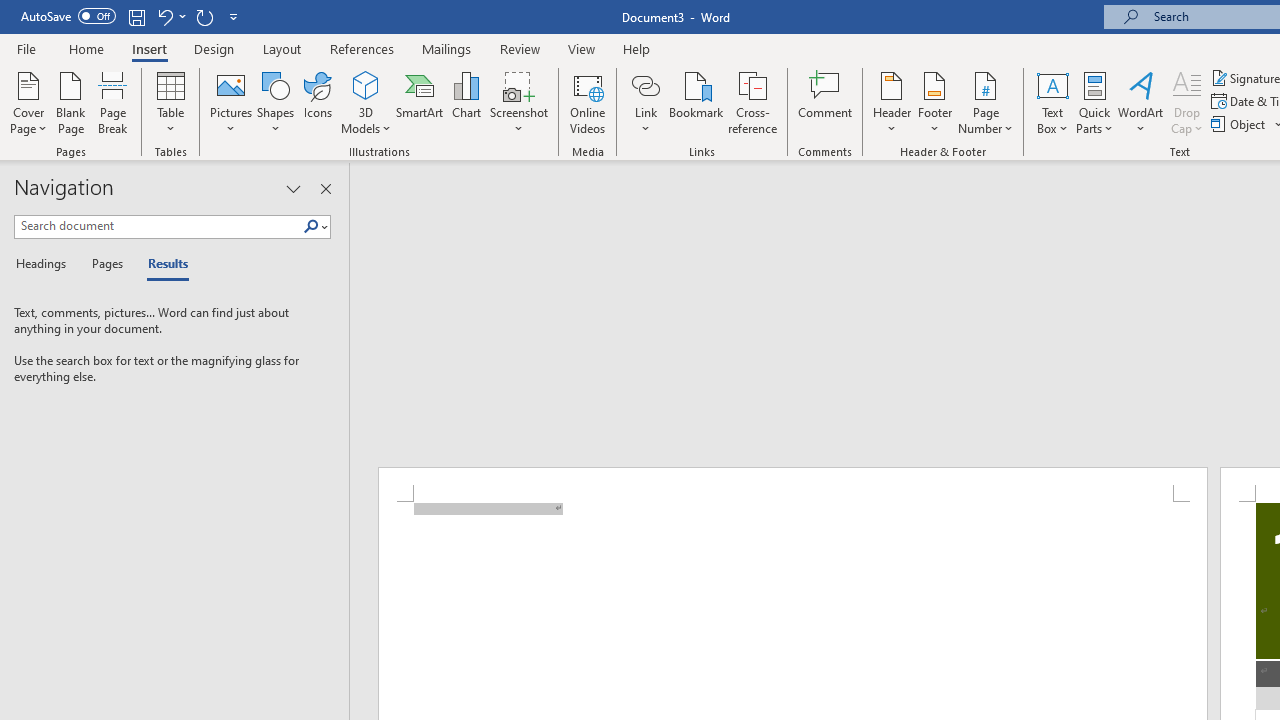  What do you see at coordinates (1094, 103) in the screenshot?
I see `'Quick Parts'` at bounding box center [1094, 103].